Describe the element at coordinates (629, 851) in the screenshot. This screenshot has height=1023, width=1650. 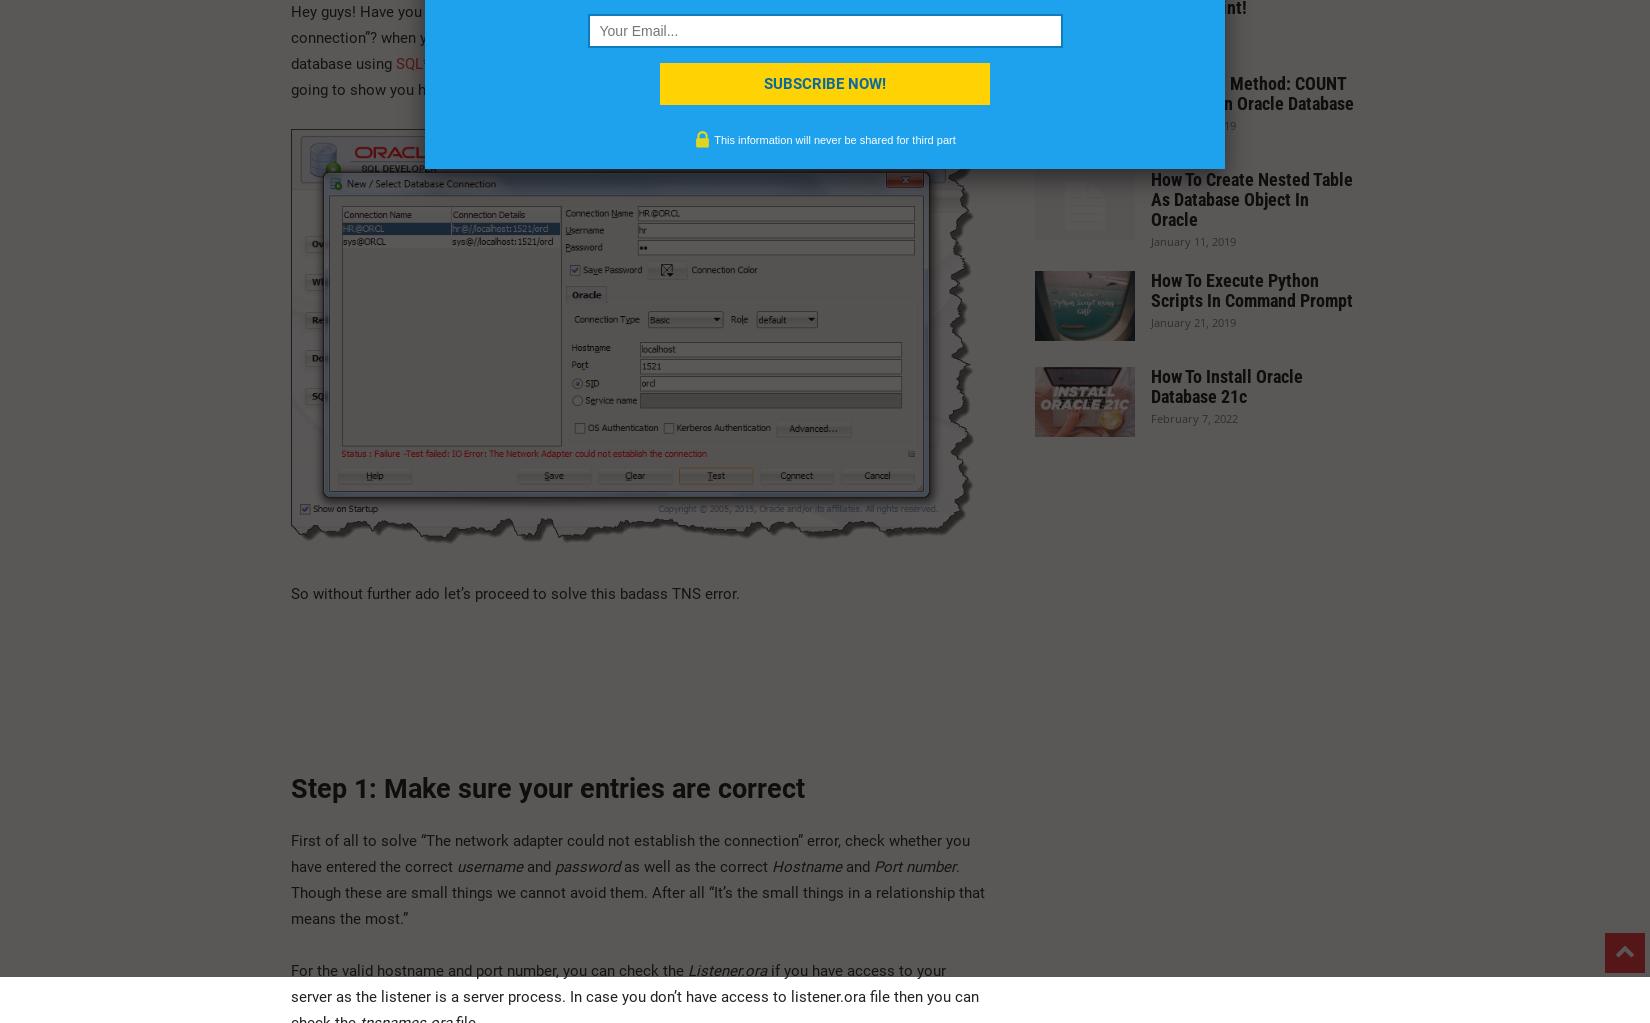
I see `'First of all to solve “The network adapter could not establish the connection” error, check whether you have entered the correct'` at that location.